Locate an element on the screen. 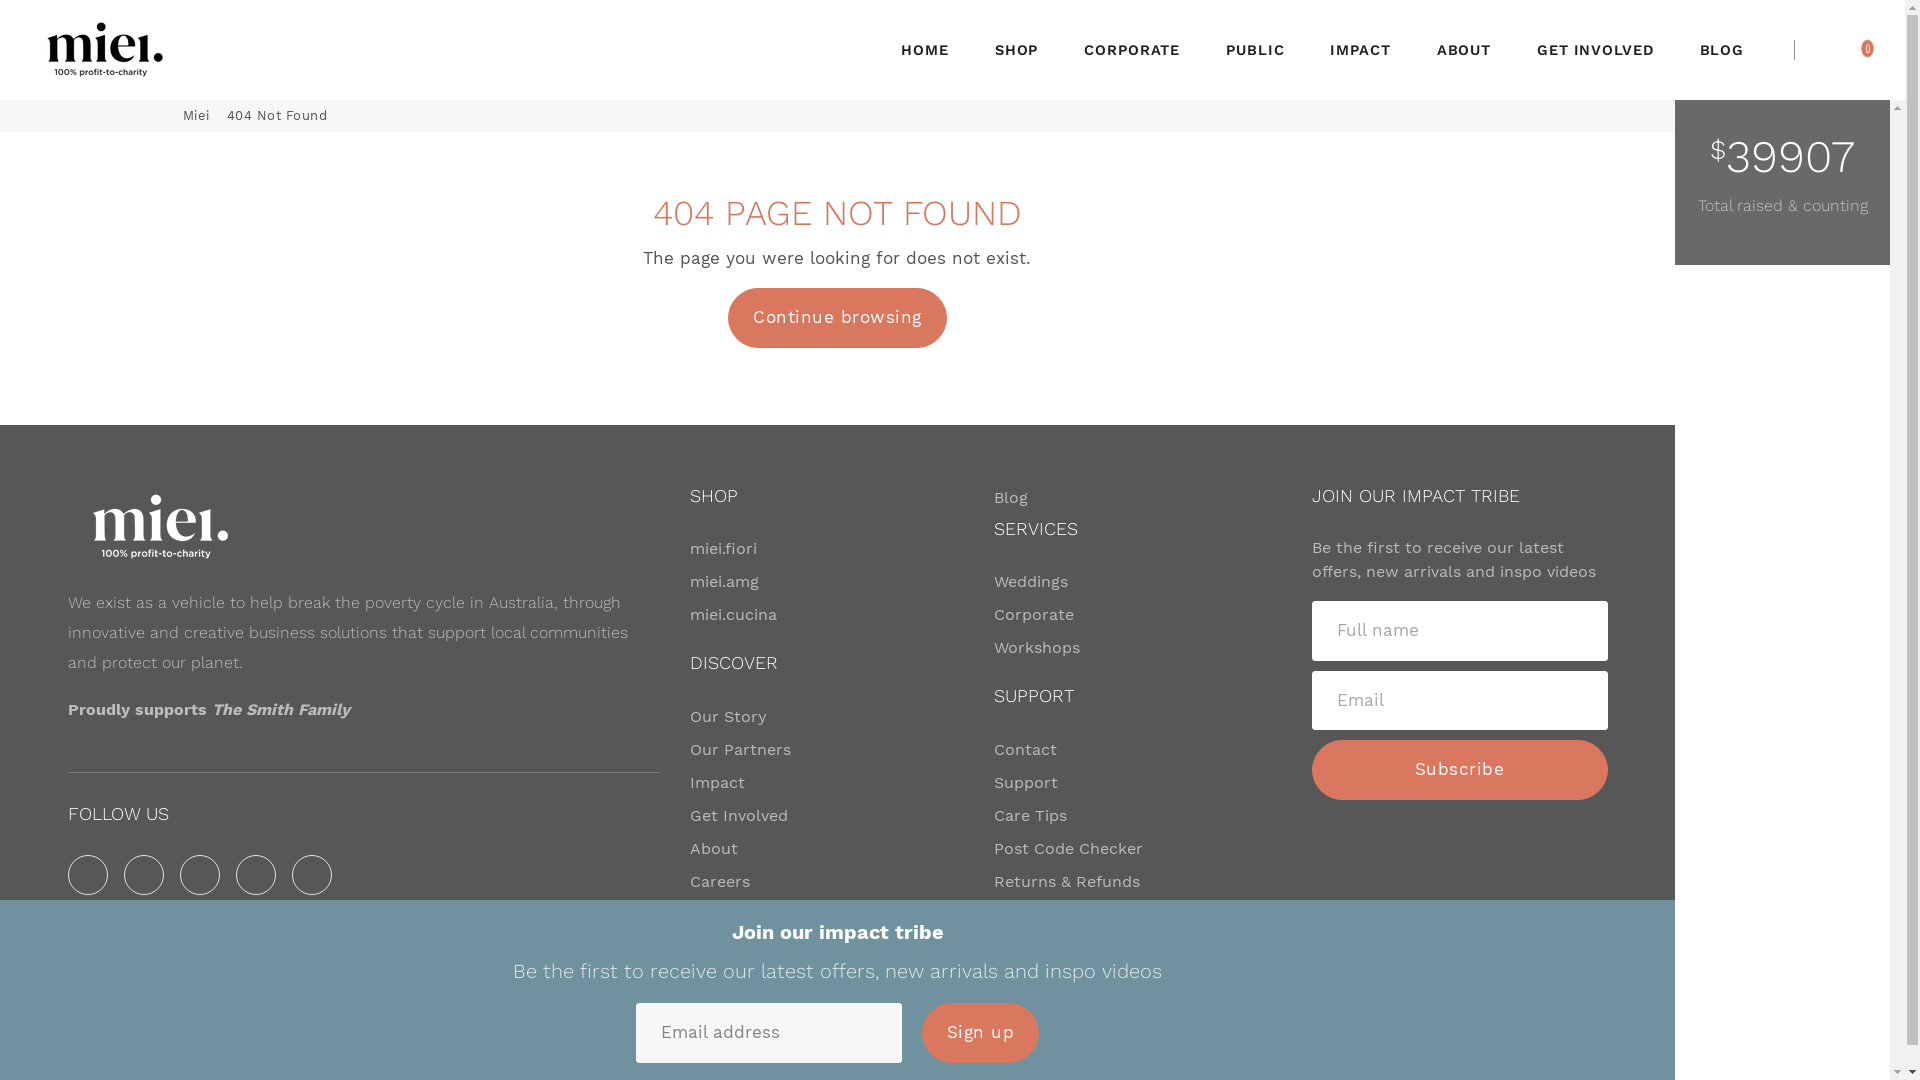  'miei.fiori' is located at coordinates (722, 548).